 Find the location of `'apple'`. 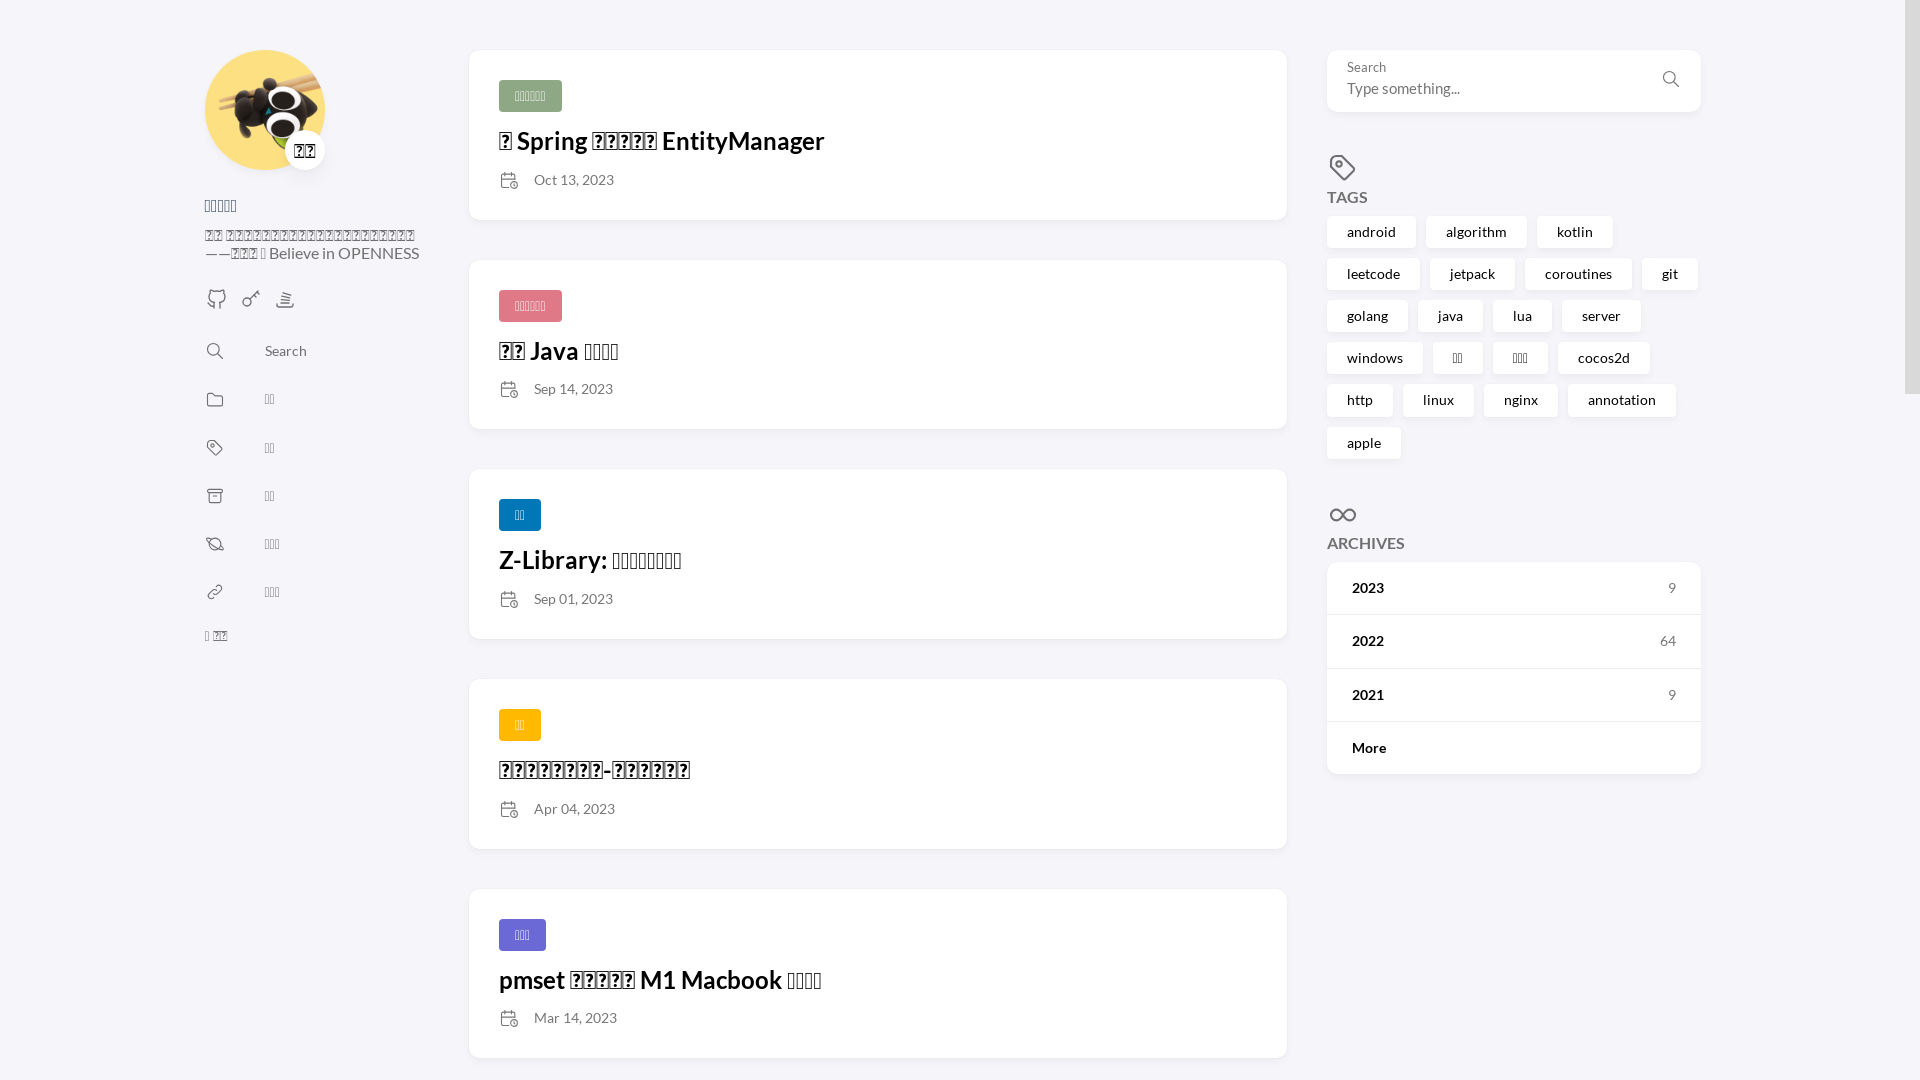

'apple' is located at coordinates (1325, 441).